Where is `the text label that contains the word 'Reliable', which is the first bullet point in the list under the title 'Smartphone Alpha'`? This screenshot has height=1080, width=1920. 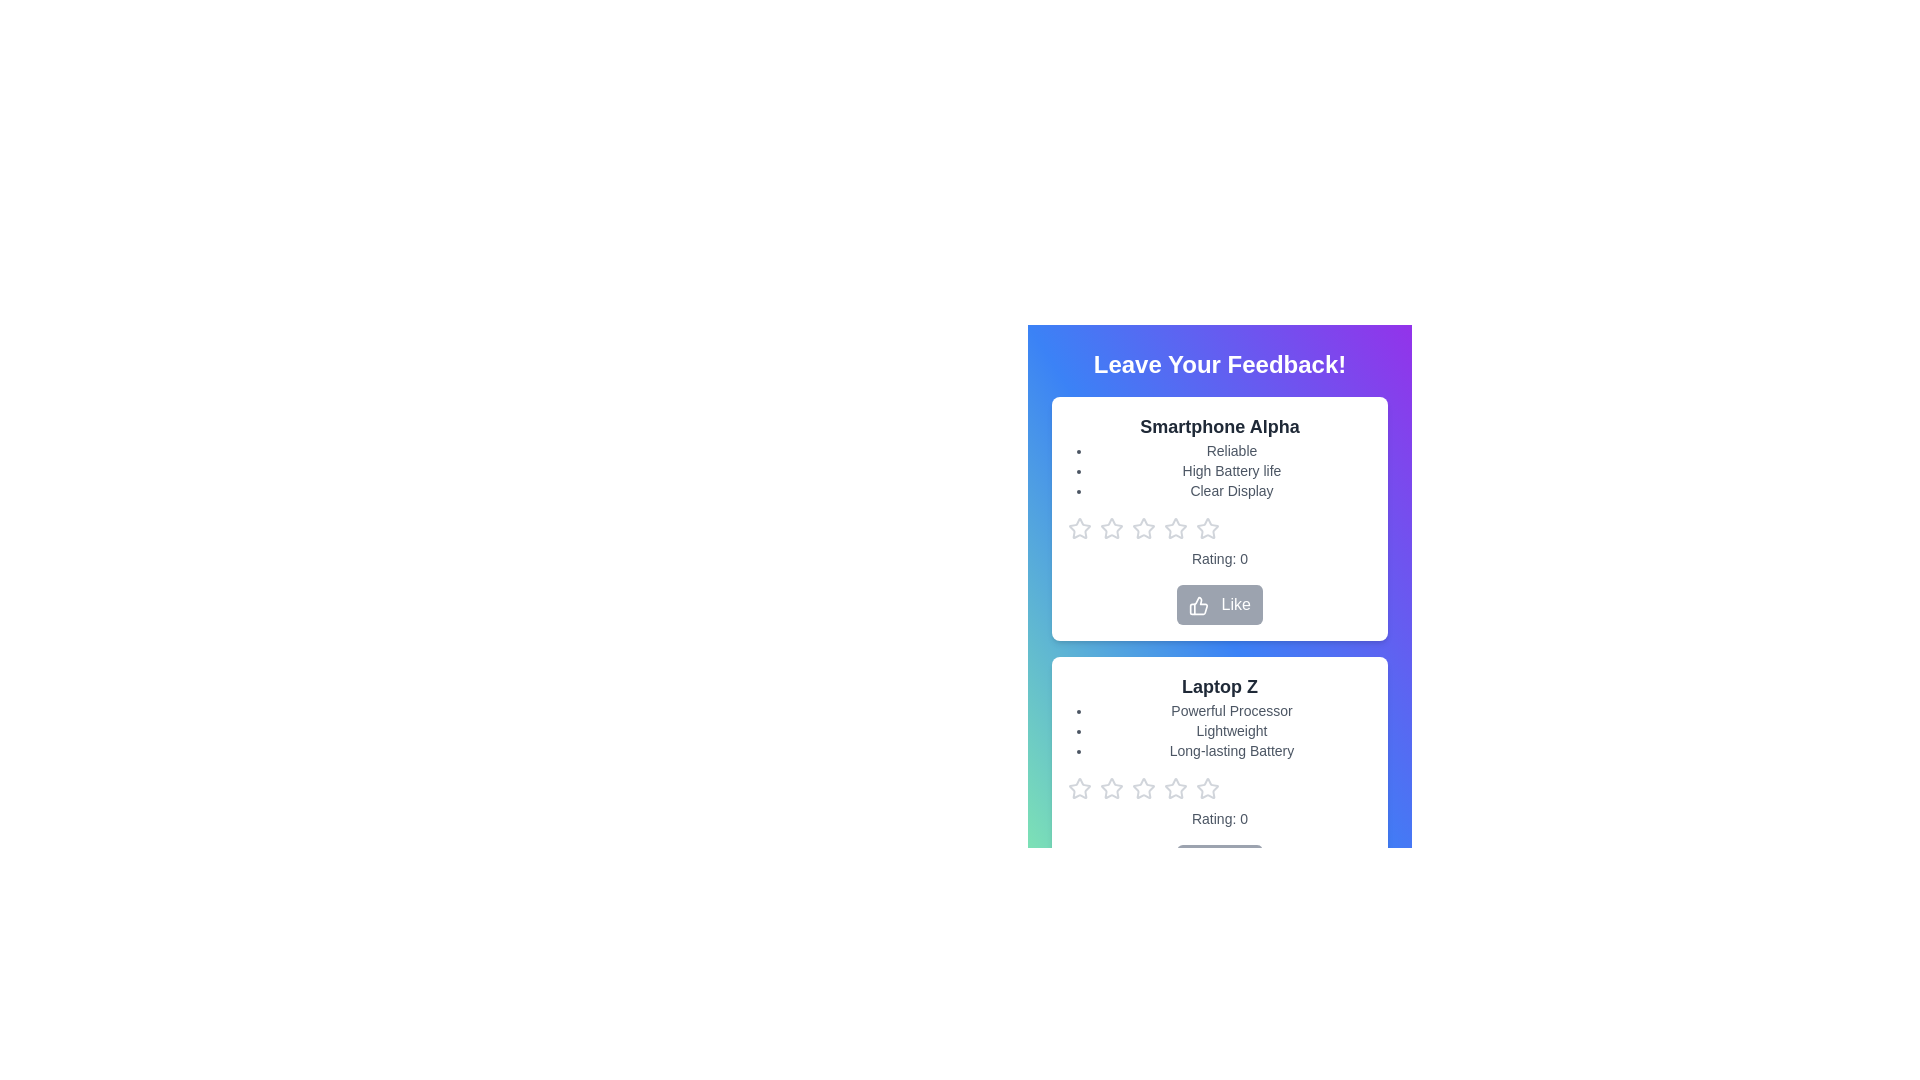
the text label that contains the word 'Reliable', which is the first bullet point in the list under the title 'Smartphone Alpha' is located at coordinates (1231, 451).